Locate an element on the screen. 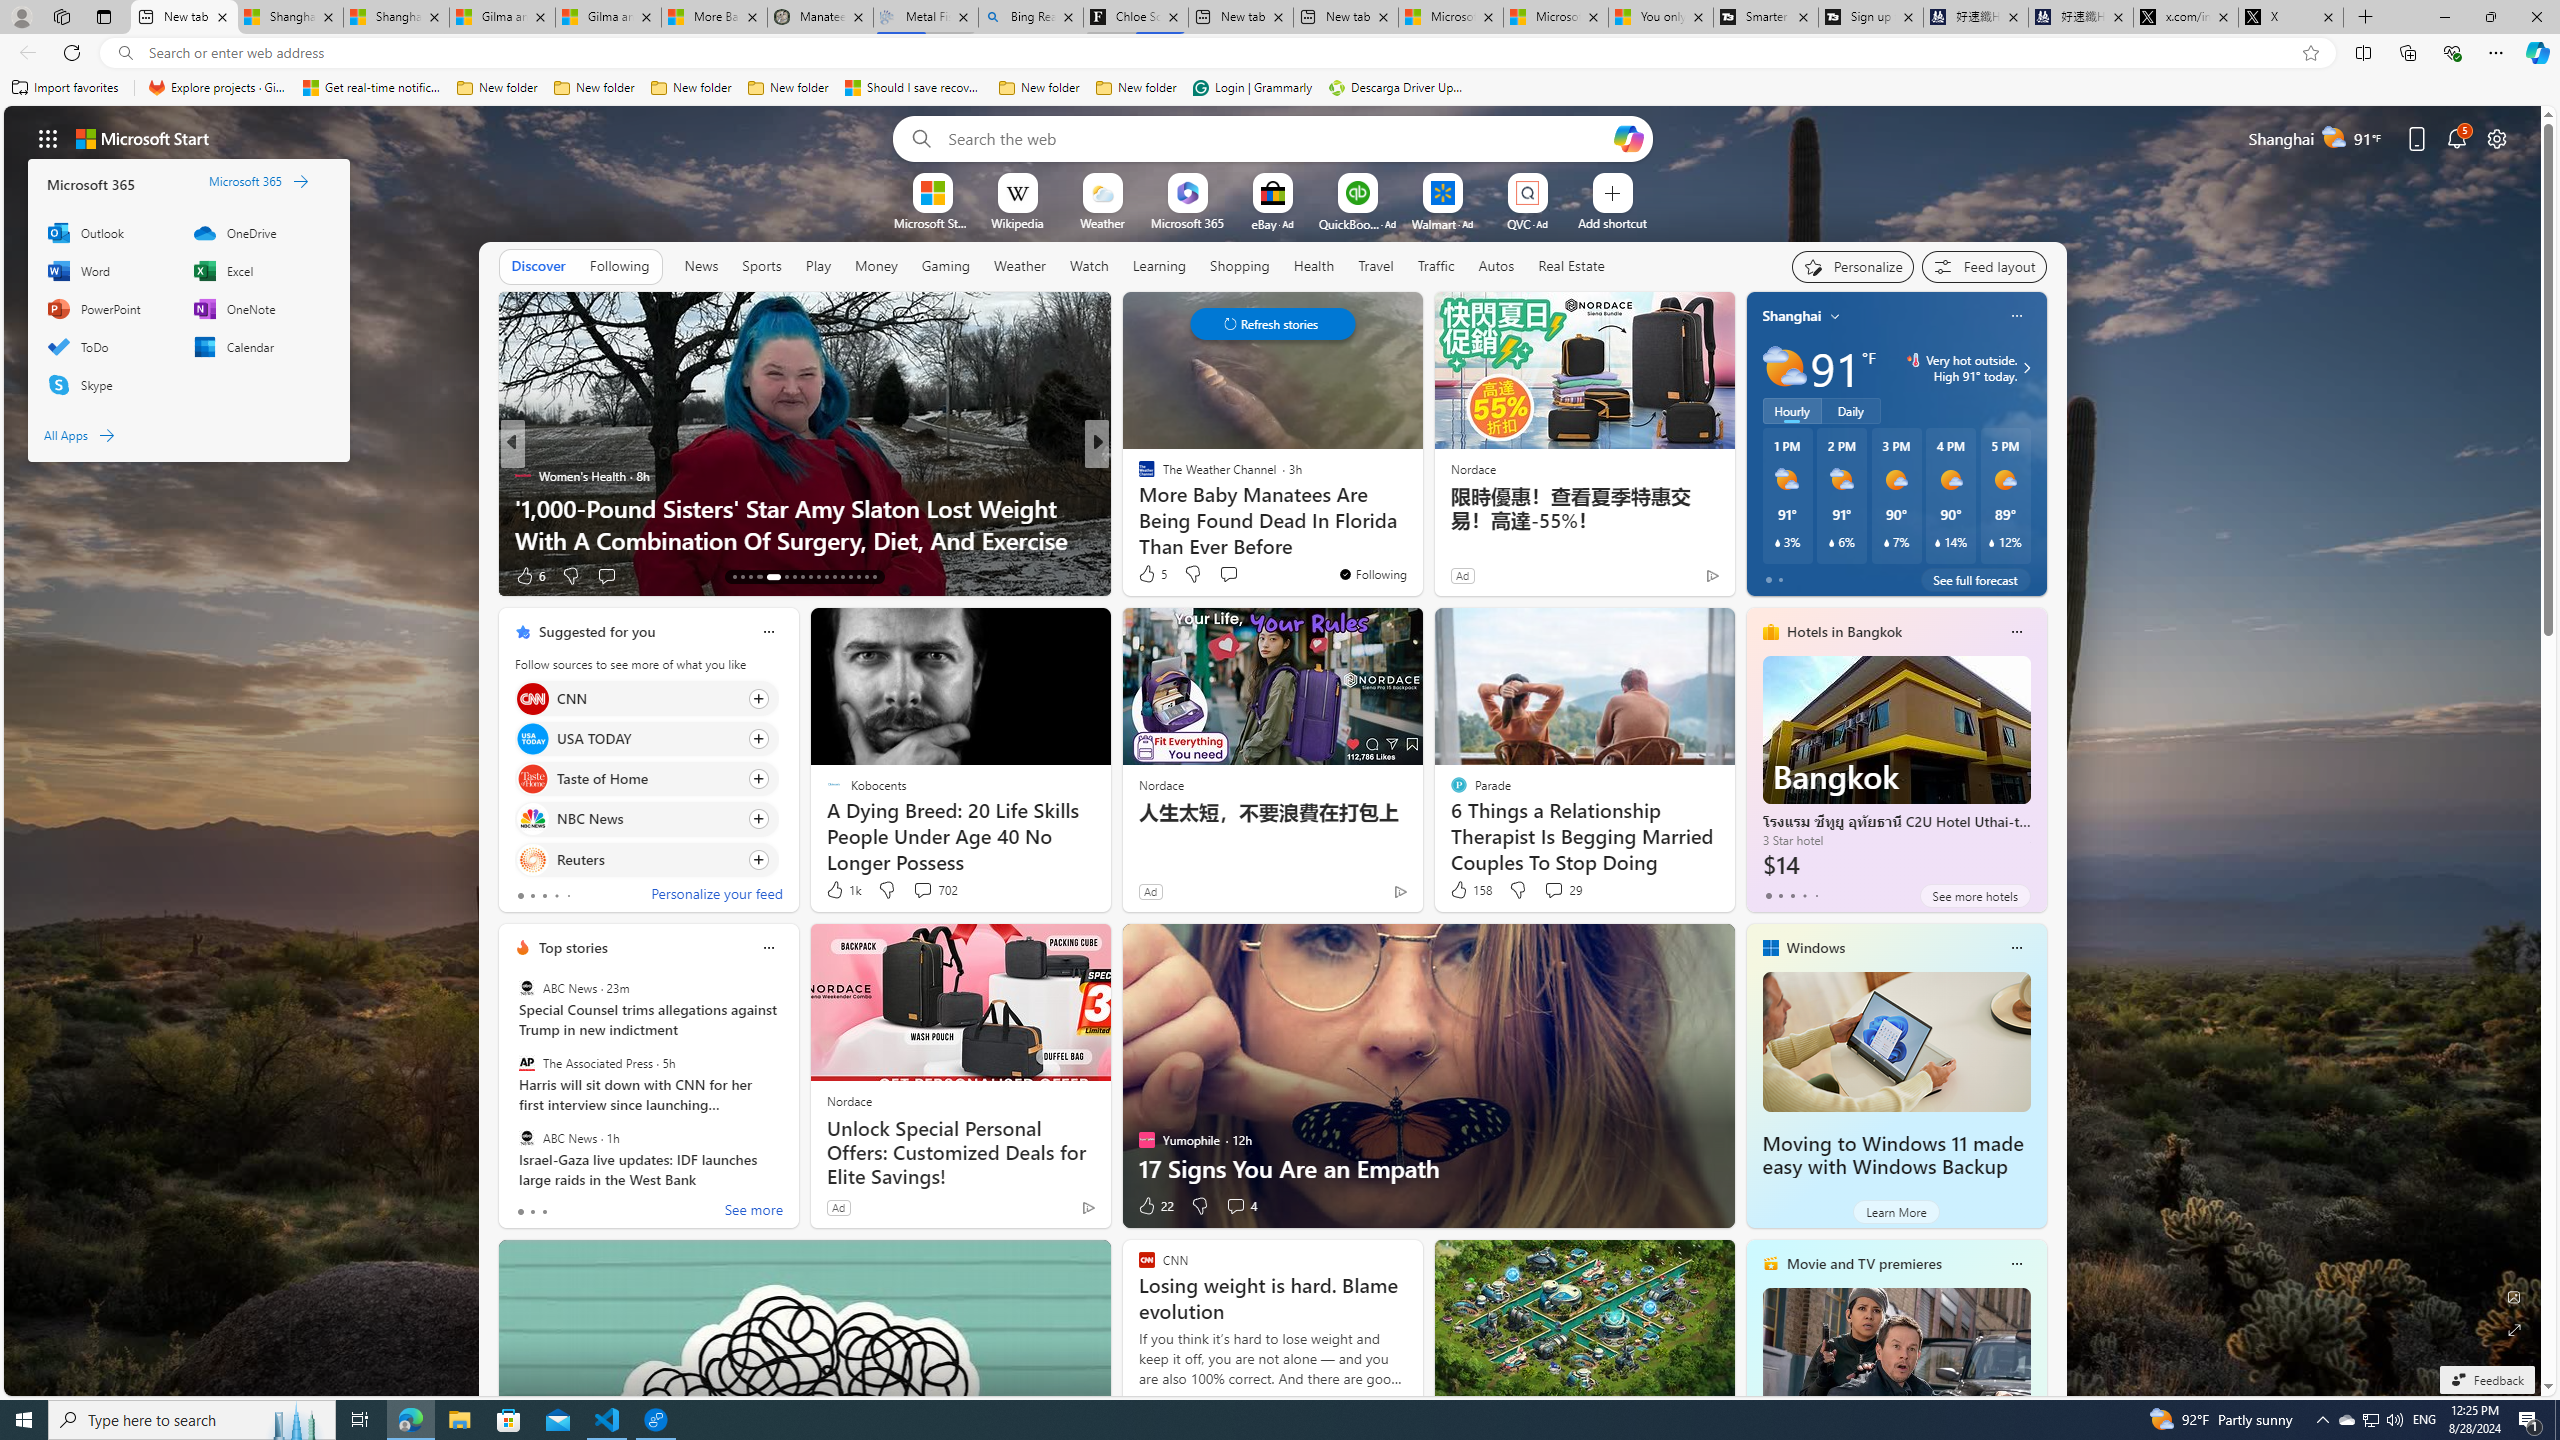 The width and height of the screenshot is (2560, 1440). 'See full forecast' is located at coordinates (1974, 578).